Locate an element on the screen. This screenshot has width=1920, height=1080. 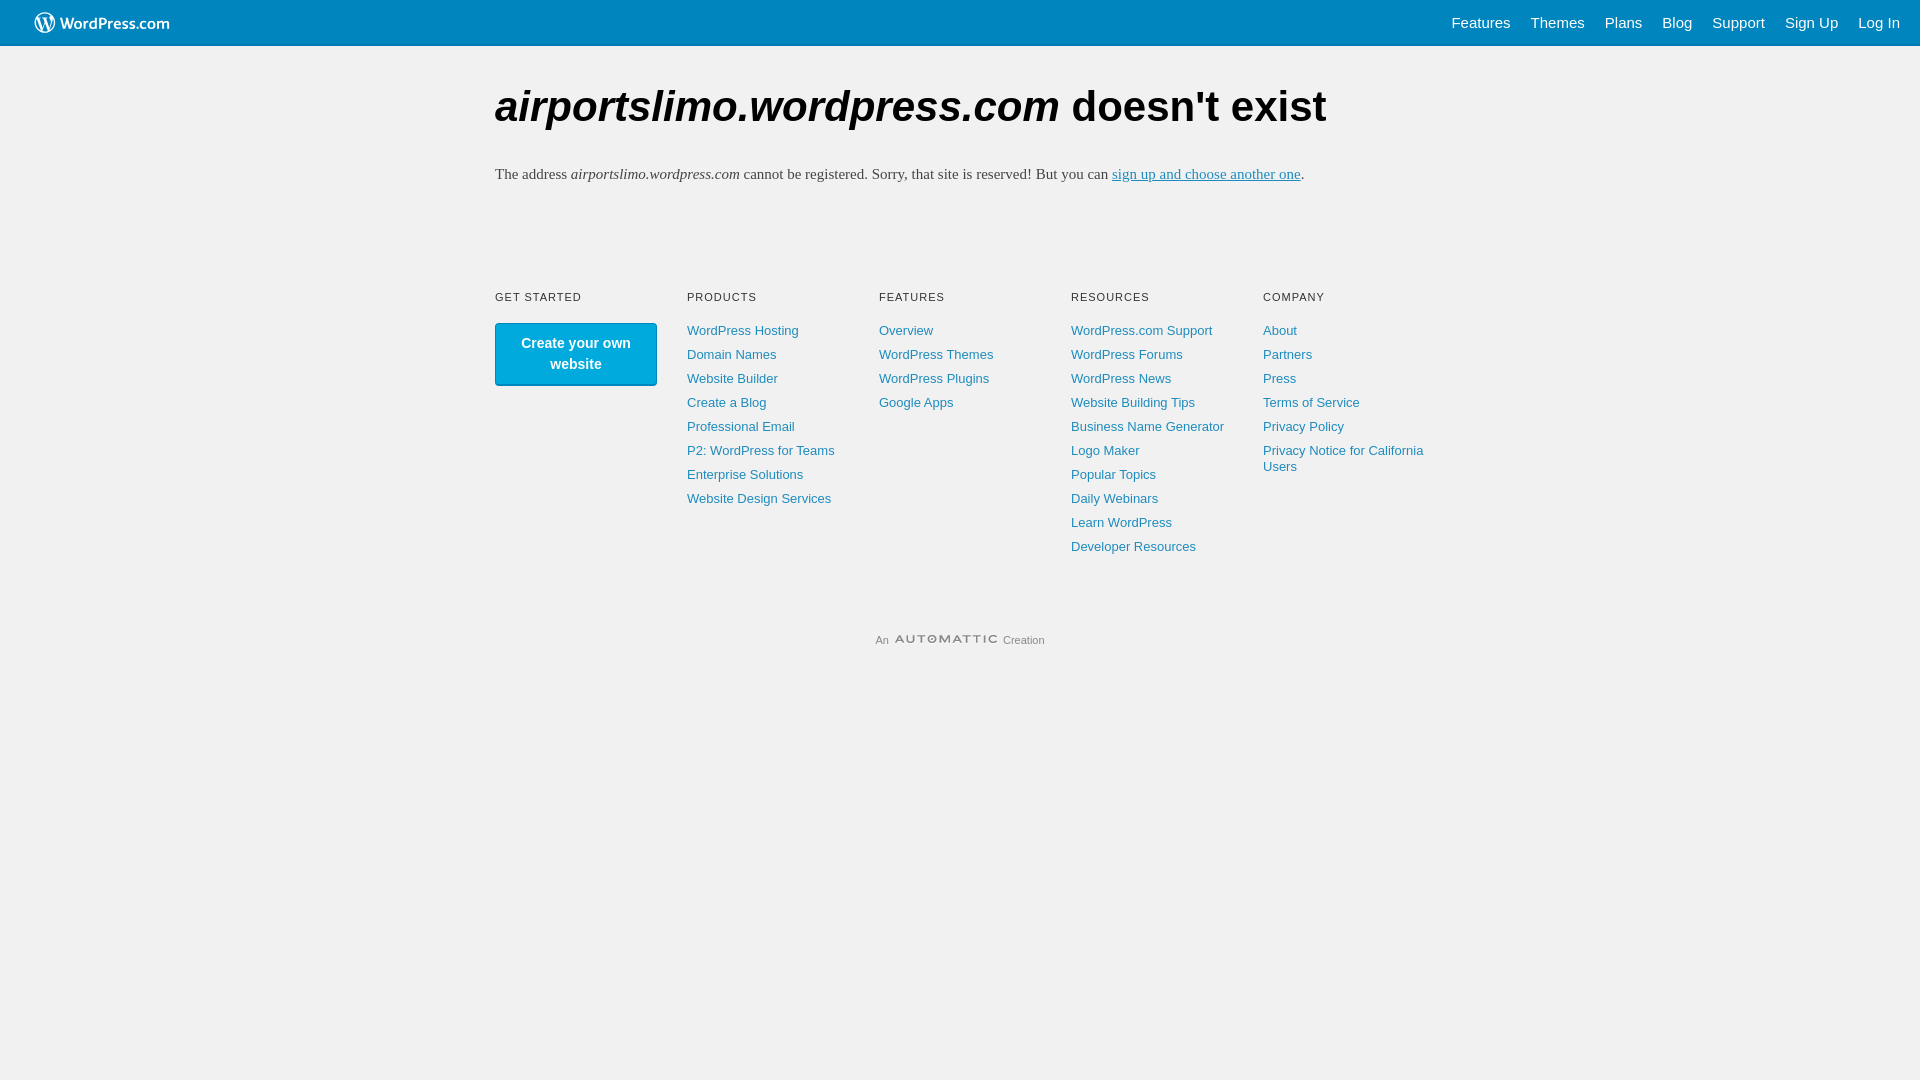
'Domain Names' is located at coordinates (730, 353).